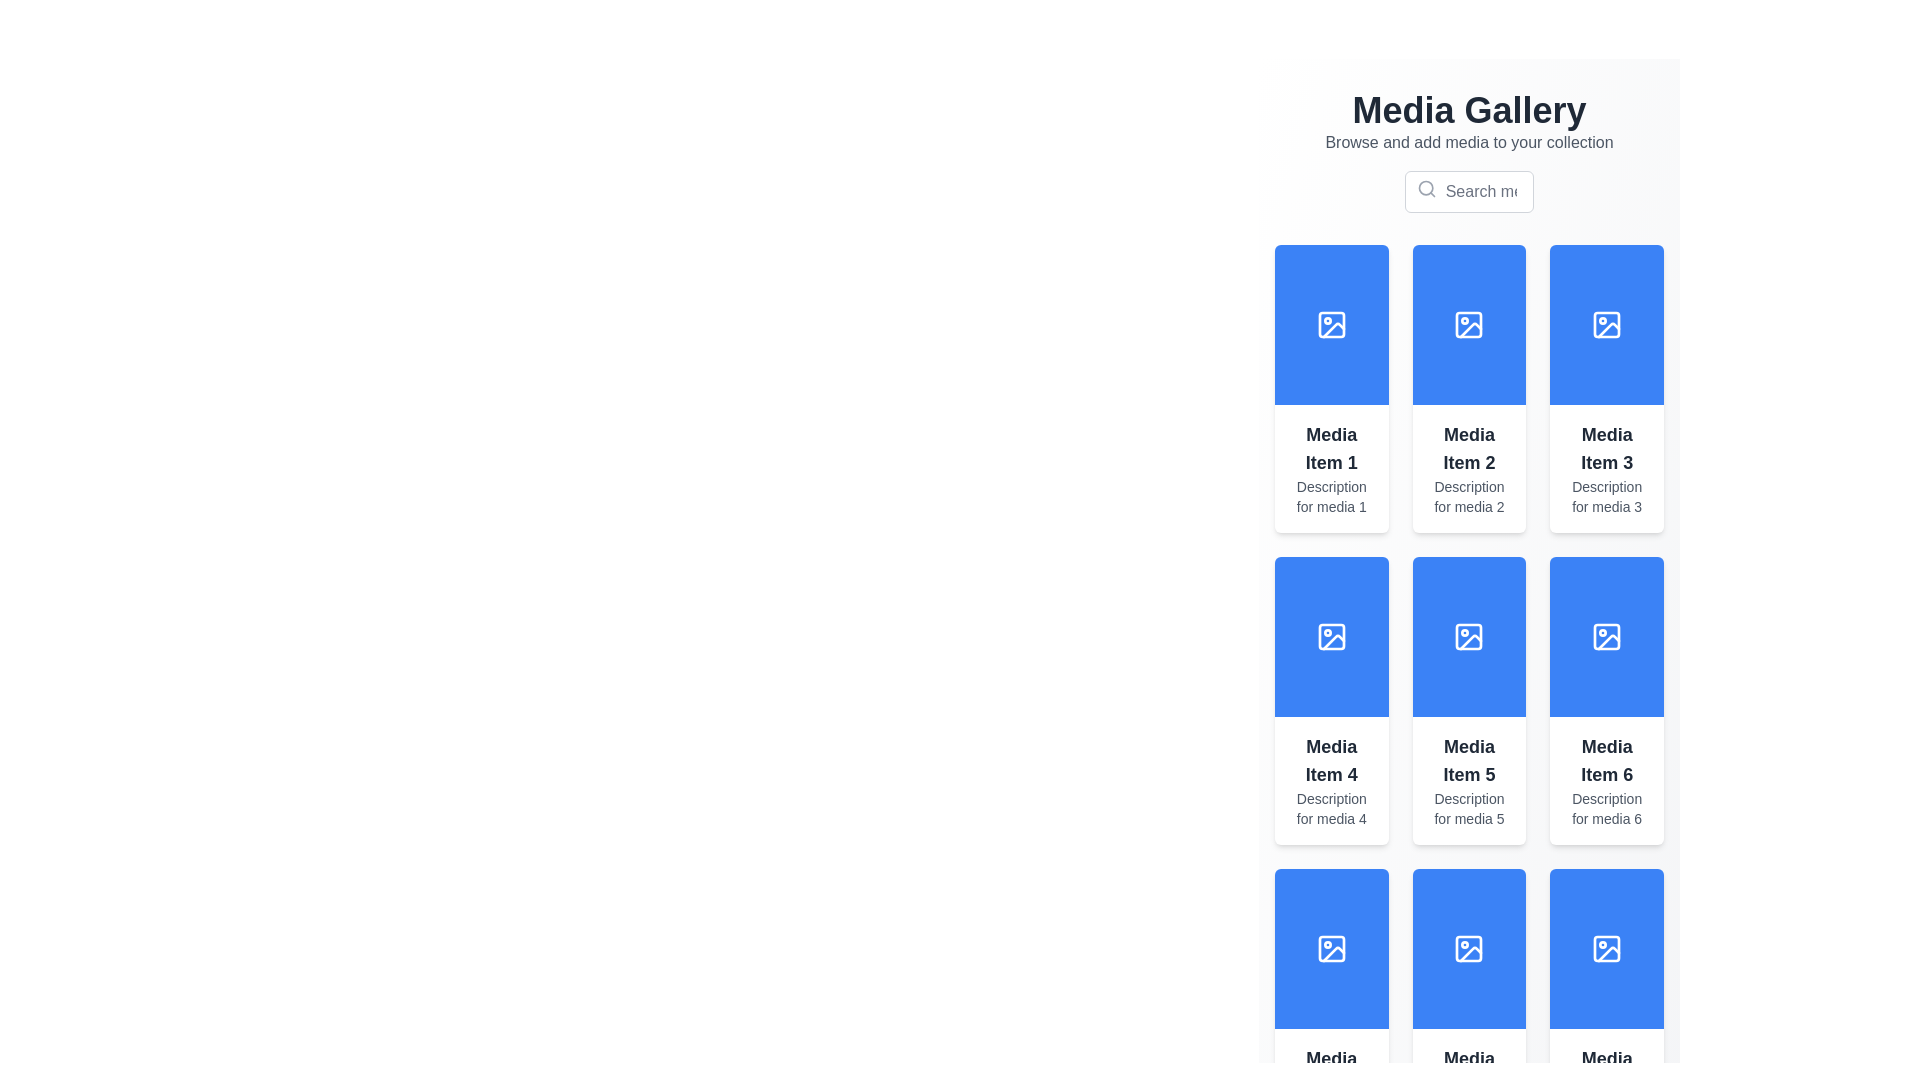 This screenshot has width=1920, height=1080. What do you see at coordinates (1607, 636) in the screenshot?
I see `the icon element, which is a small image icon with a circular object within a white frame against a blue background, located in the top half of the tile labeled 'Media Item 6' in the 'Media Gallery'` at bounding box center [1607, 636].